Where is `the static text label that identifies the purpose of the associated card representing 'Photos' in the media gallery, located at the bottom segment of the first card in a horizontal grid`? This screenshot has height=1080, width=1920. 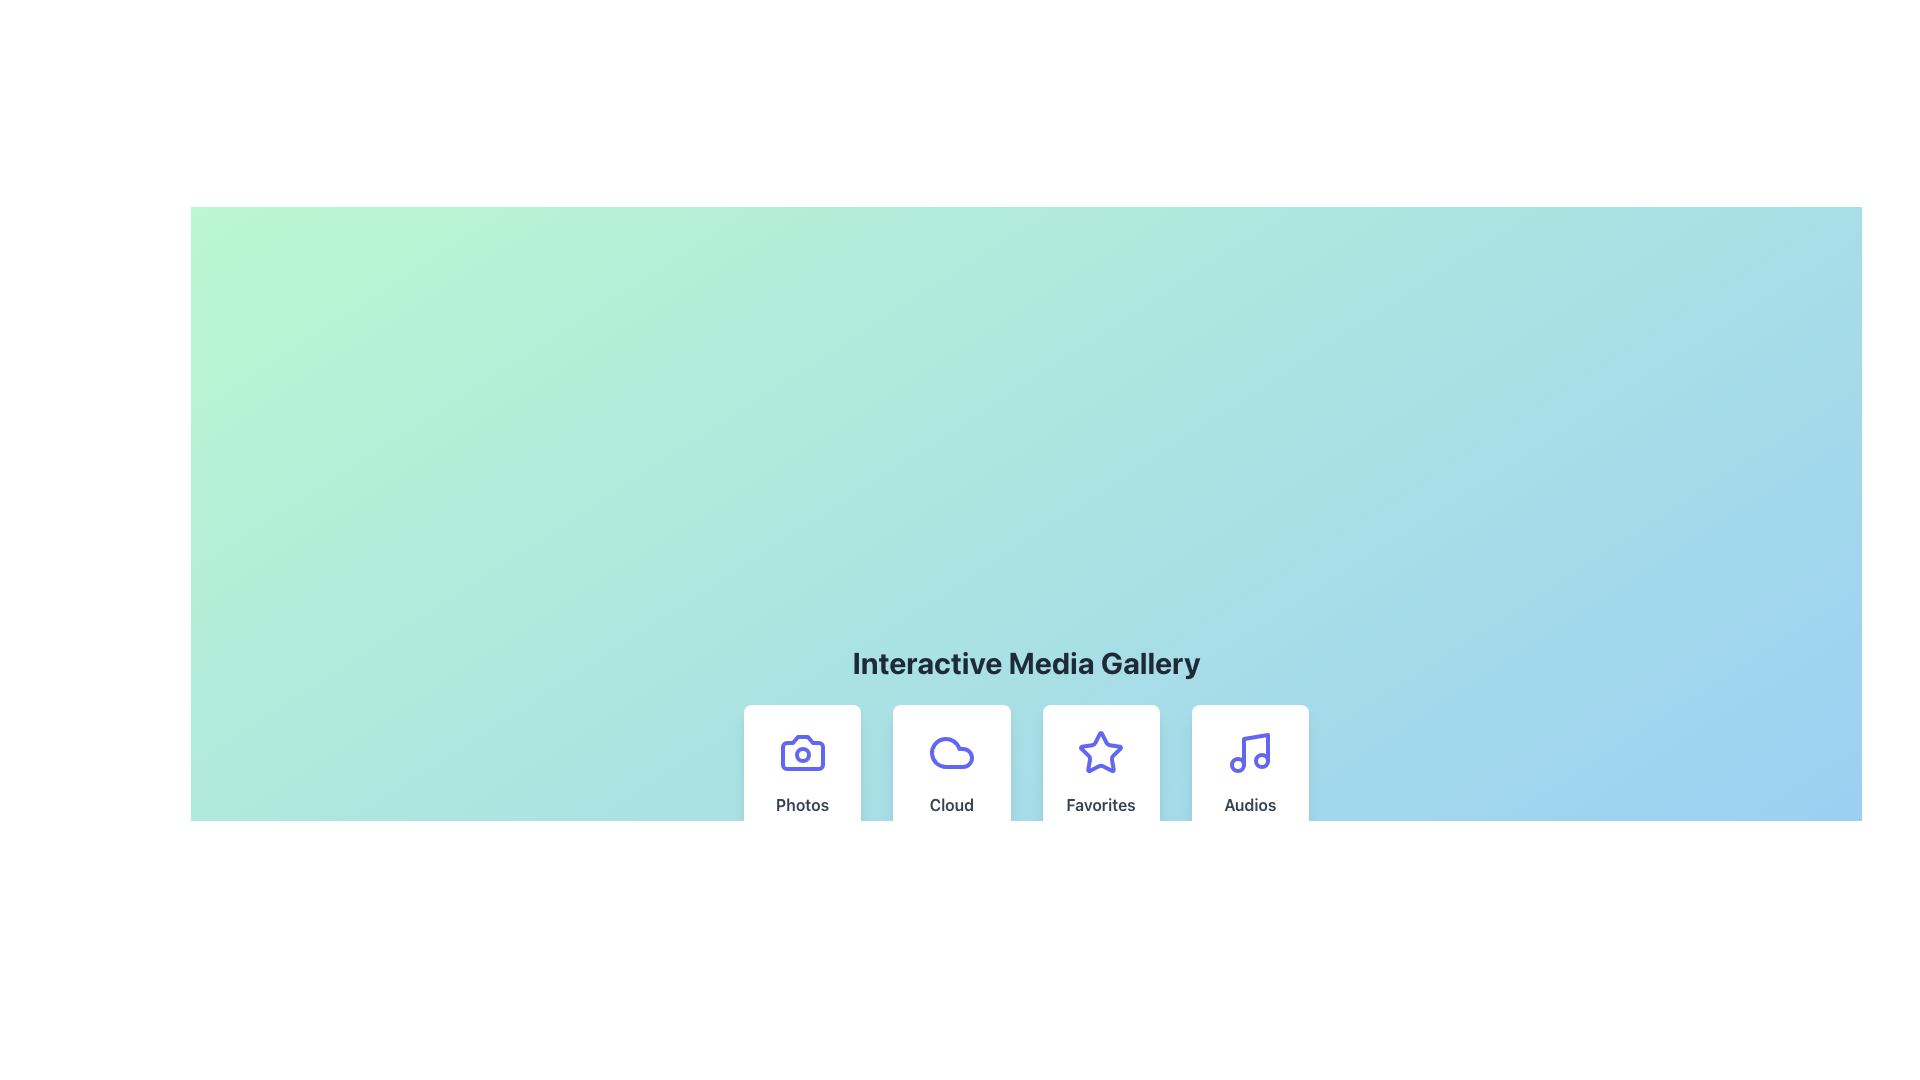
the static text label that identifies the purpose of the associated card representing 'Photos' in the media gallery, located at the bottom segment of the first card in a horizontal grid is located at coordinates (802, 804).